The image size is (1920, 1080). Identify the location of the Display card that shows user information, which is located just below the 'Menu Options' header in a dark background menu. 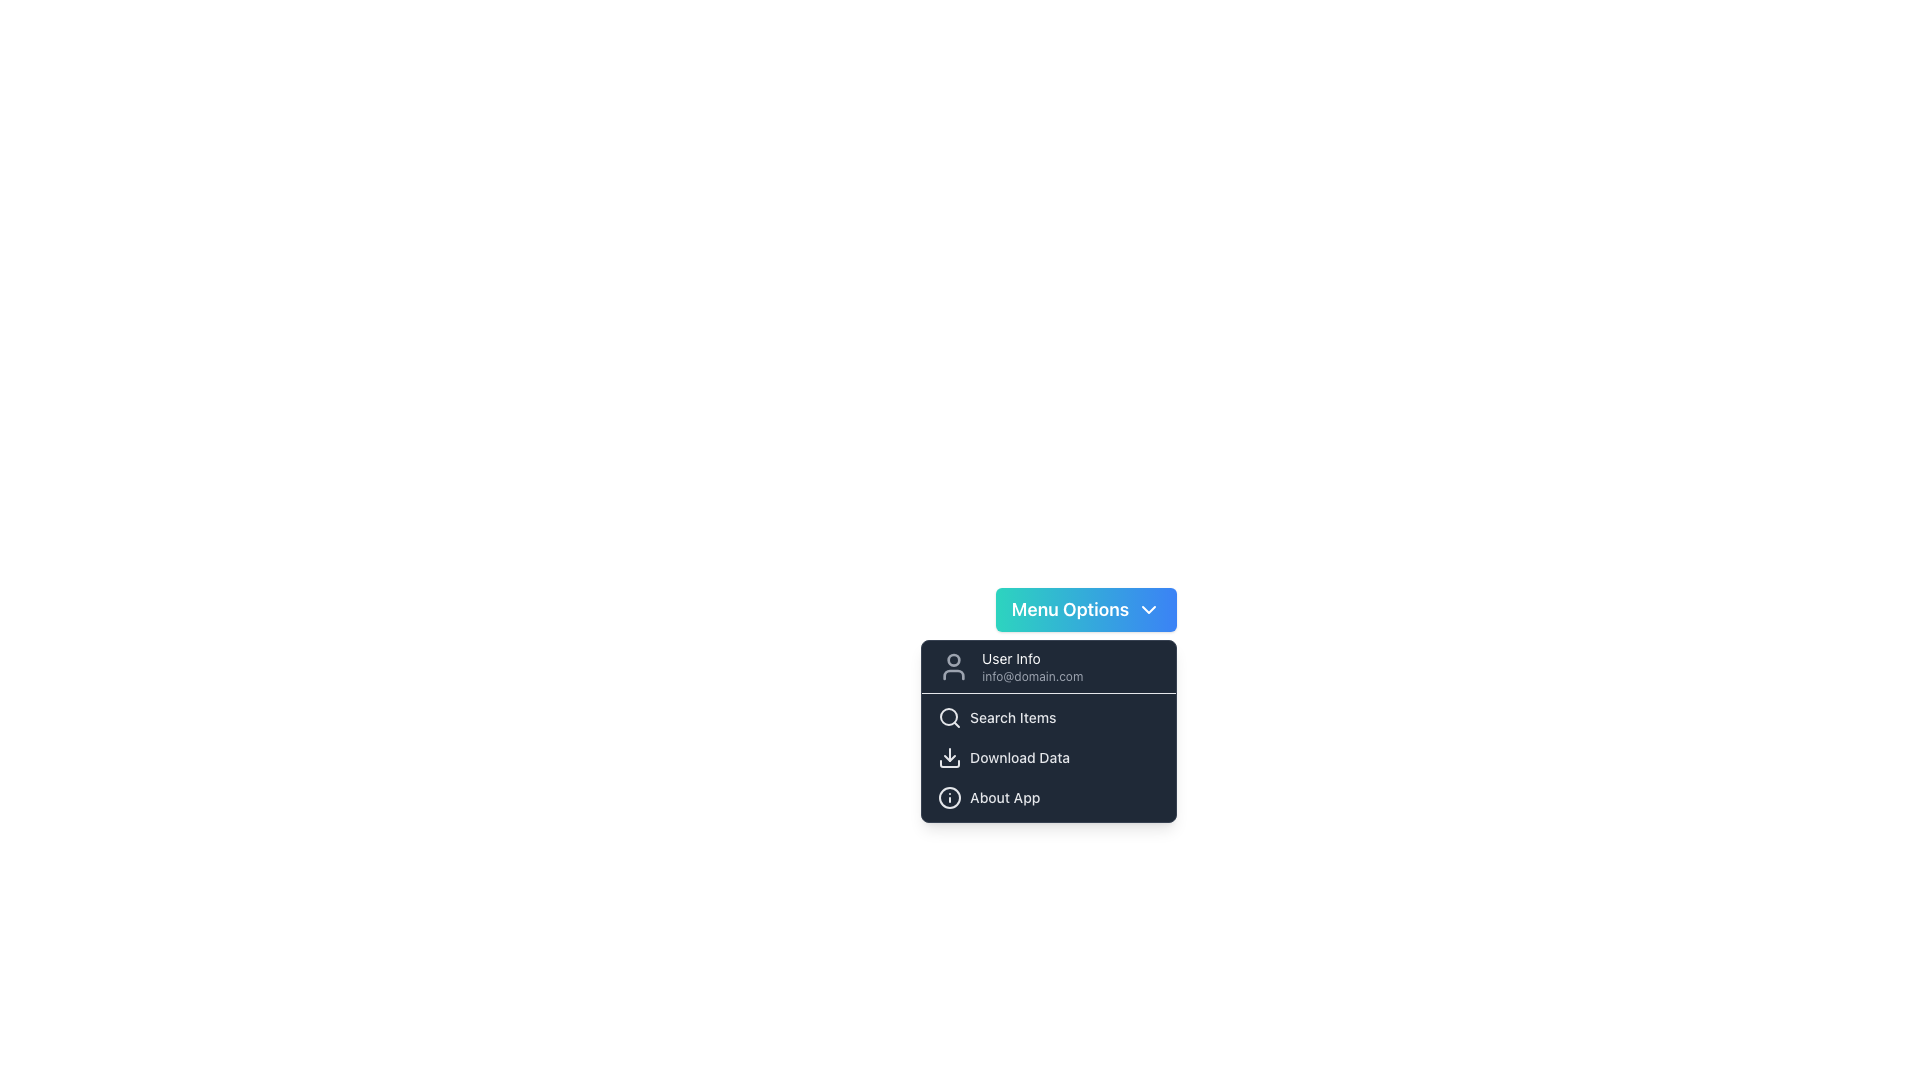
(1048, 667).